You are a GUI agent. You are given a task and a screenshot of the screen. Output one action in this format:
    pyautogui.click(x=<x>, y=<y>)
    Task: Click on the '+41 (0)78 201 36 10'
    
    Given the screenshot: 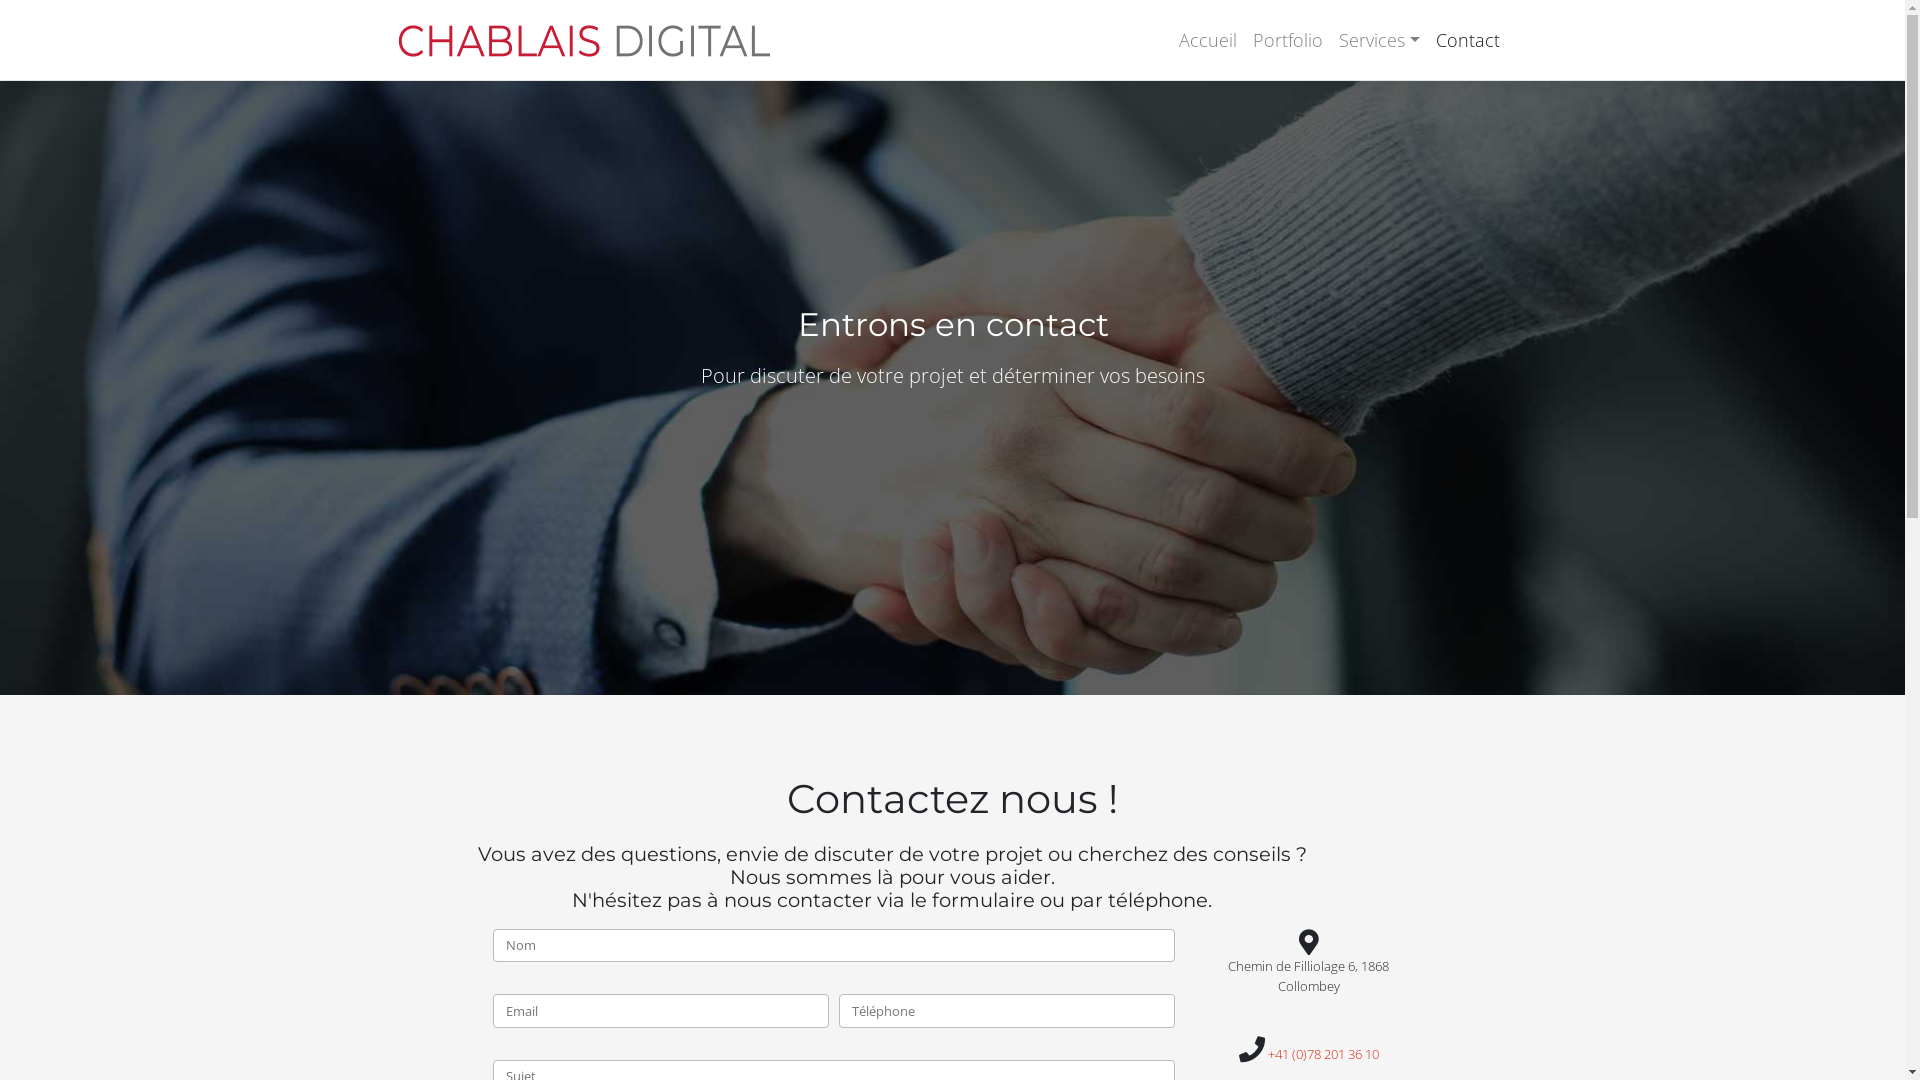 What is the action you would take?
    pyautogui.click(x=1323, y=1052)
    